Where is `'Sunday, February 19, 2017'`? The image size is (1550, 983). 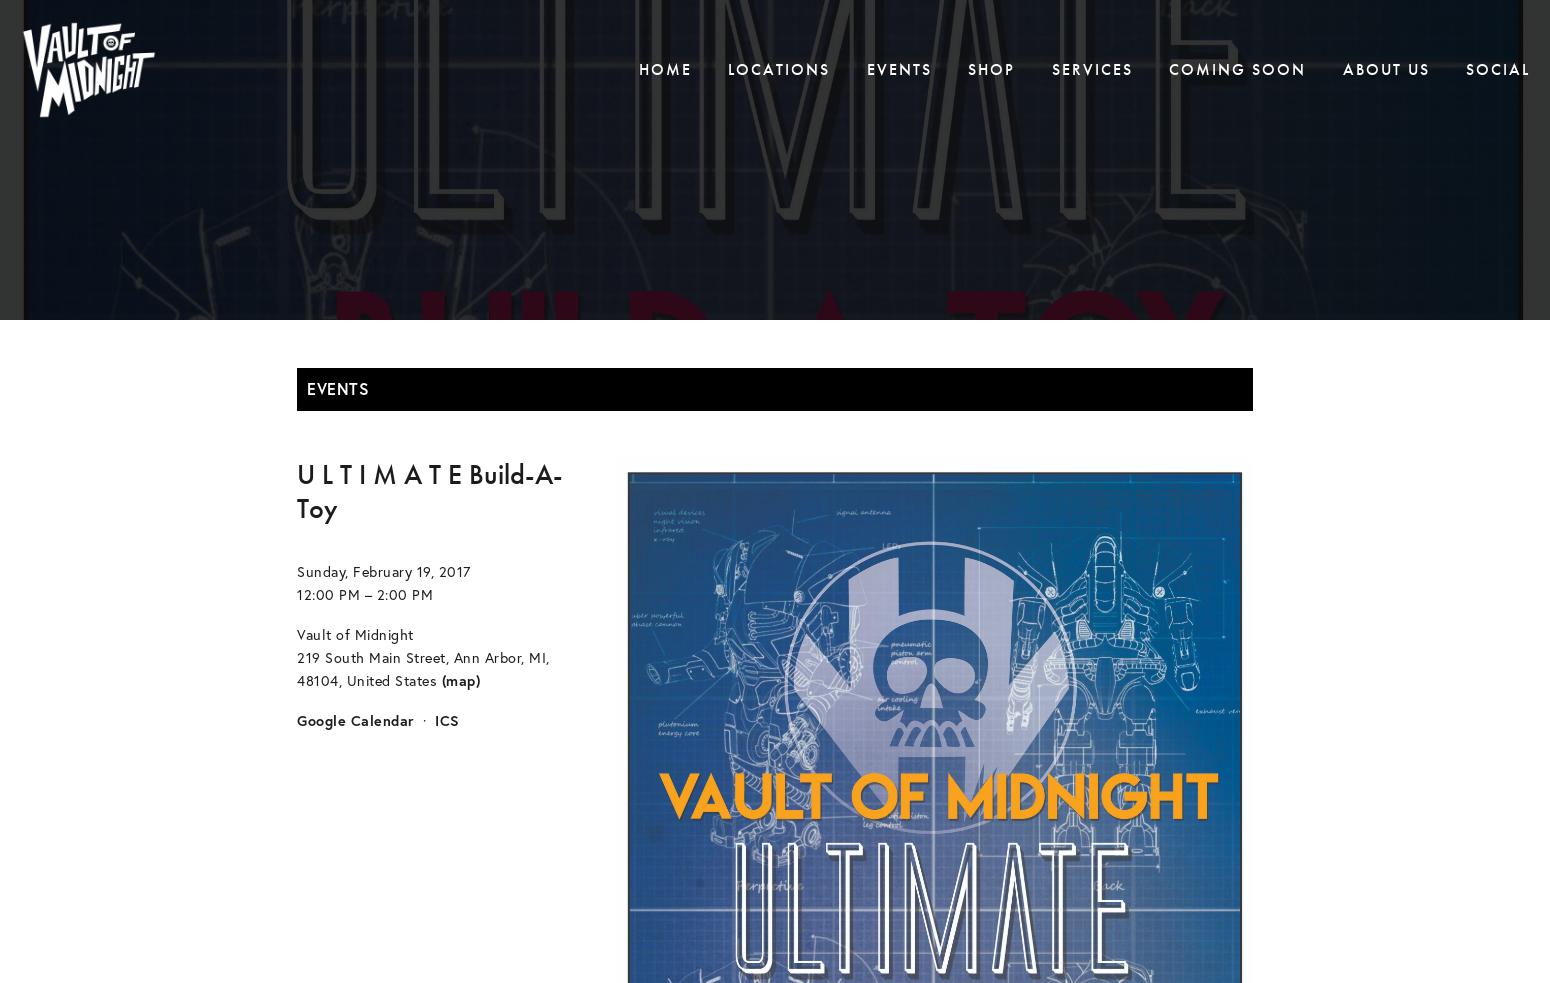
'Sunday, February 19, 2017' is located at coordinates (382, 570).